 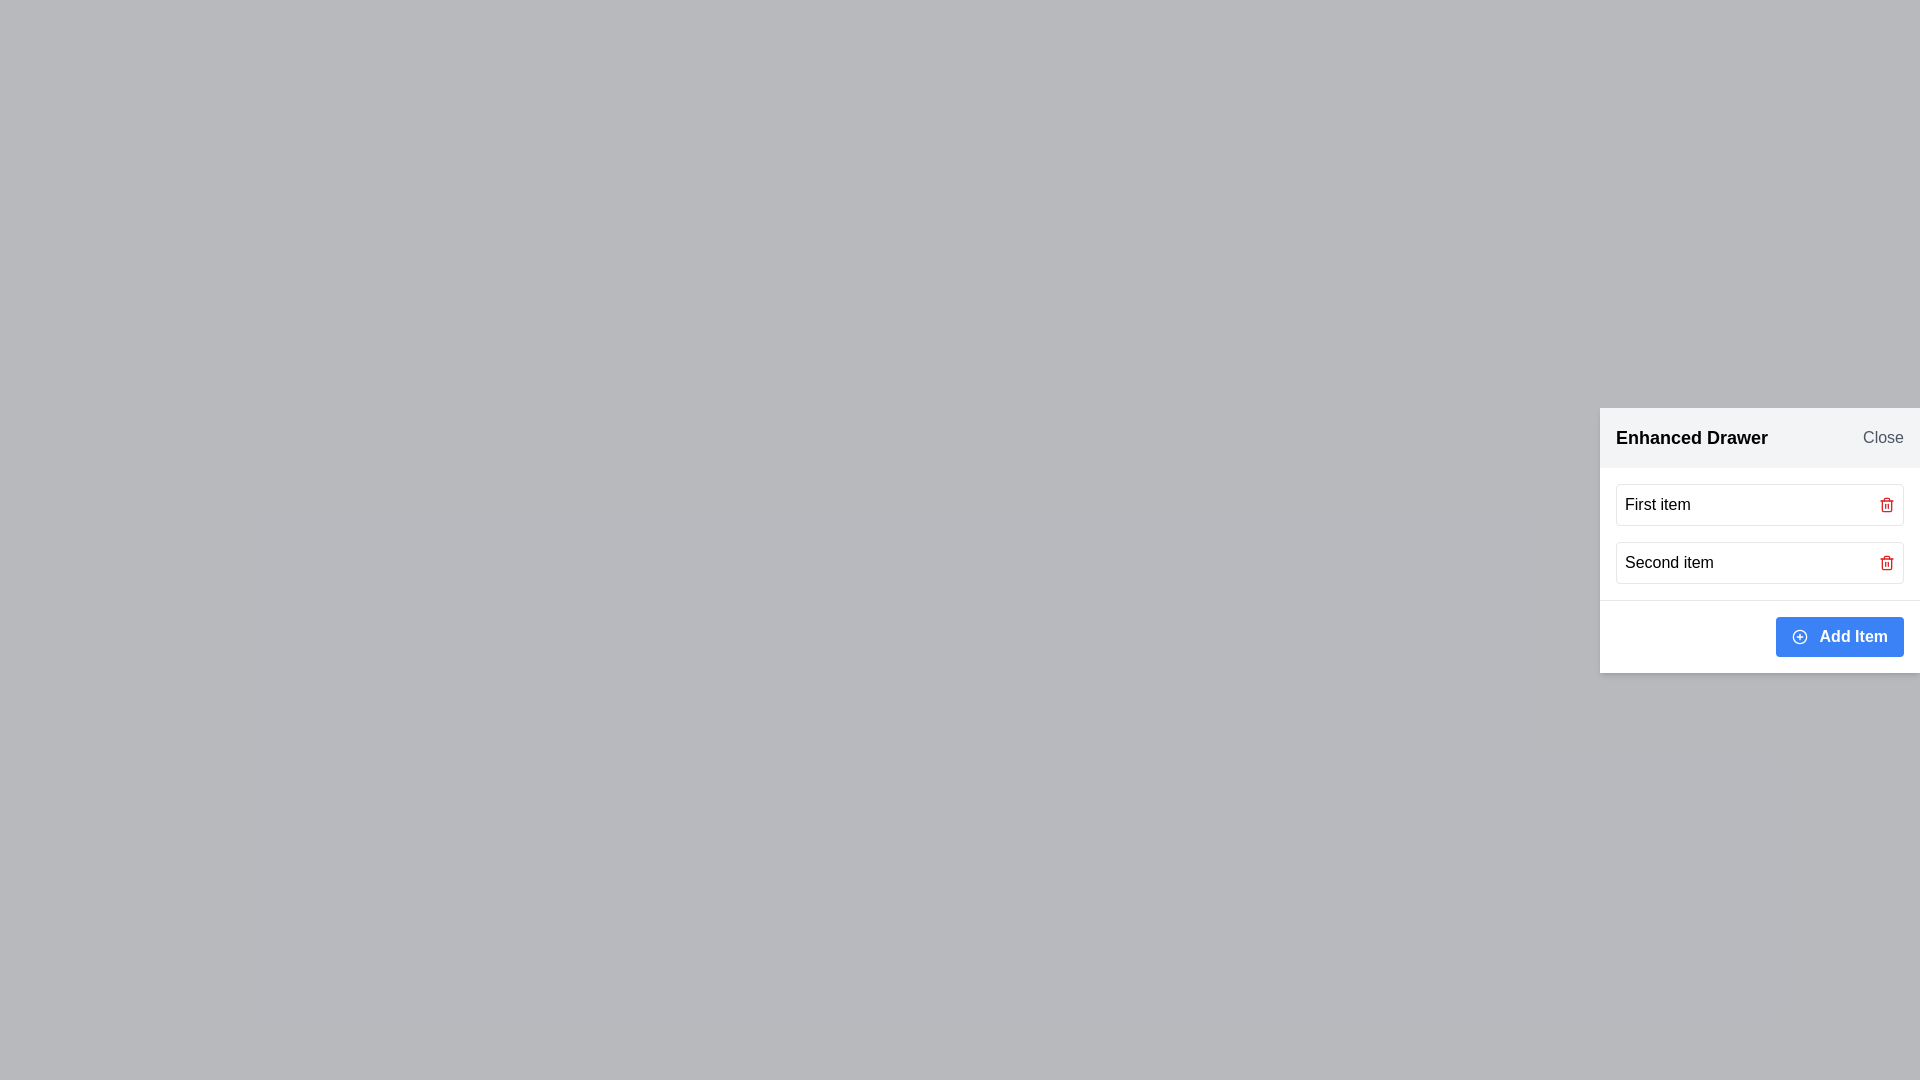 I want to click on the text label displaying 'Second item' in the Enhanced Drawer panel, which is styled in bold black font and is positioned directly beneath the 'First item', so click(x=1669, y=562).